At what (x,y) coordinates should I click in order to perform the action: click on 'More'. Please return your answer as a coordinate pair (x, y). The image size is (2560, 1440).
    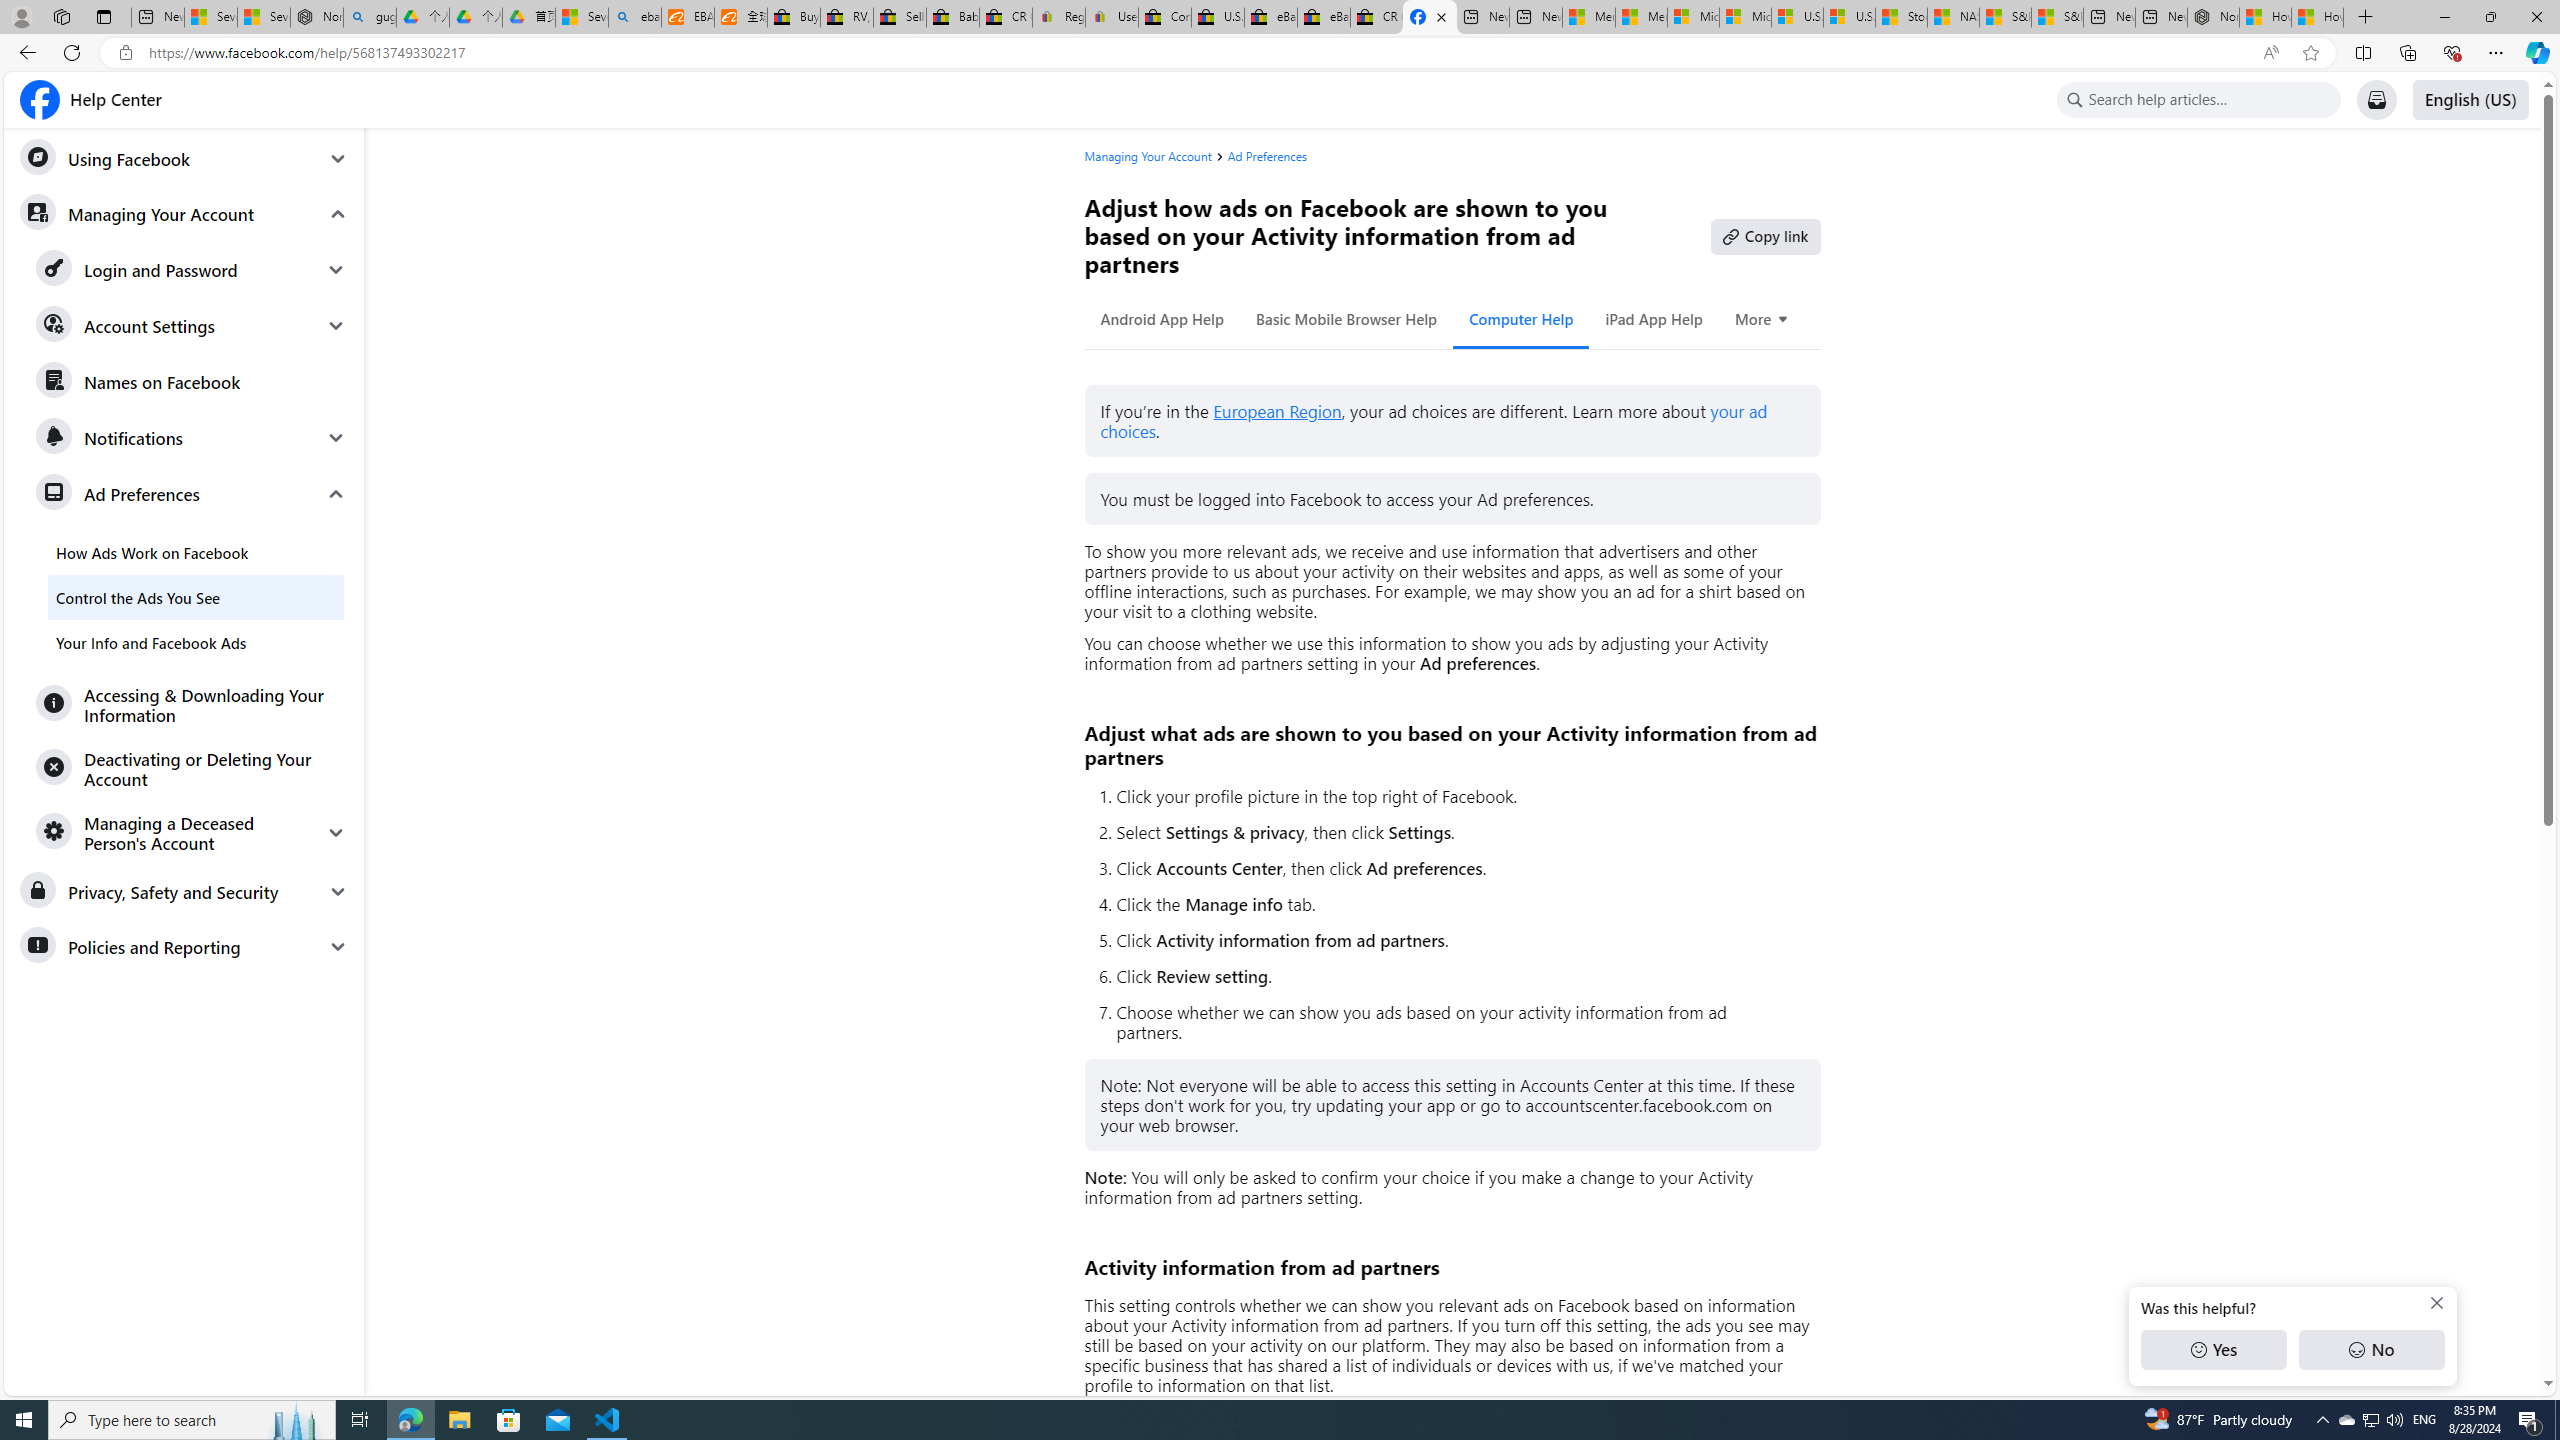
    Looking at the image, I should click on (1761, 318).